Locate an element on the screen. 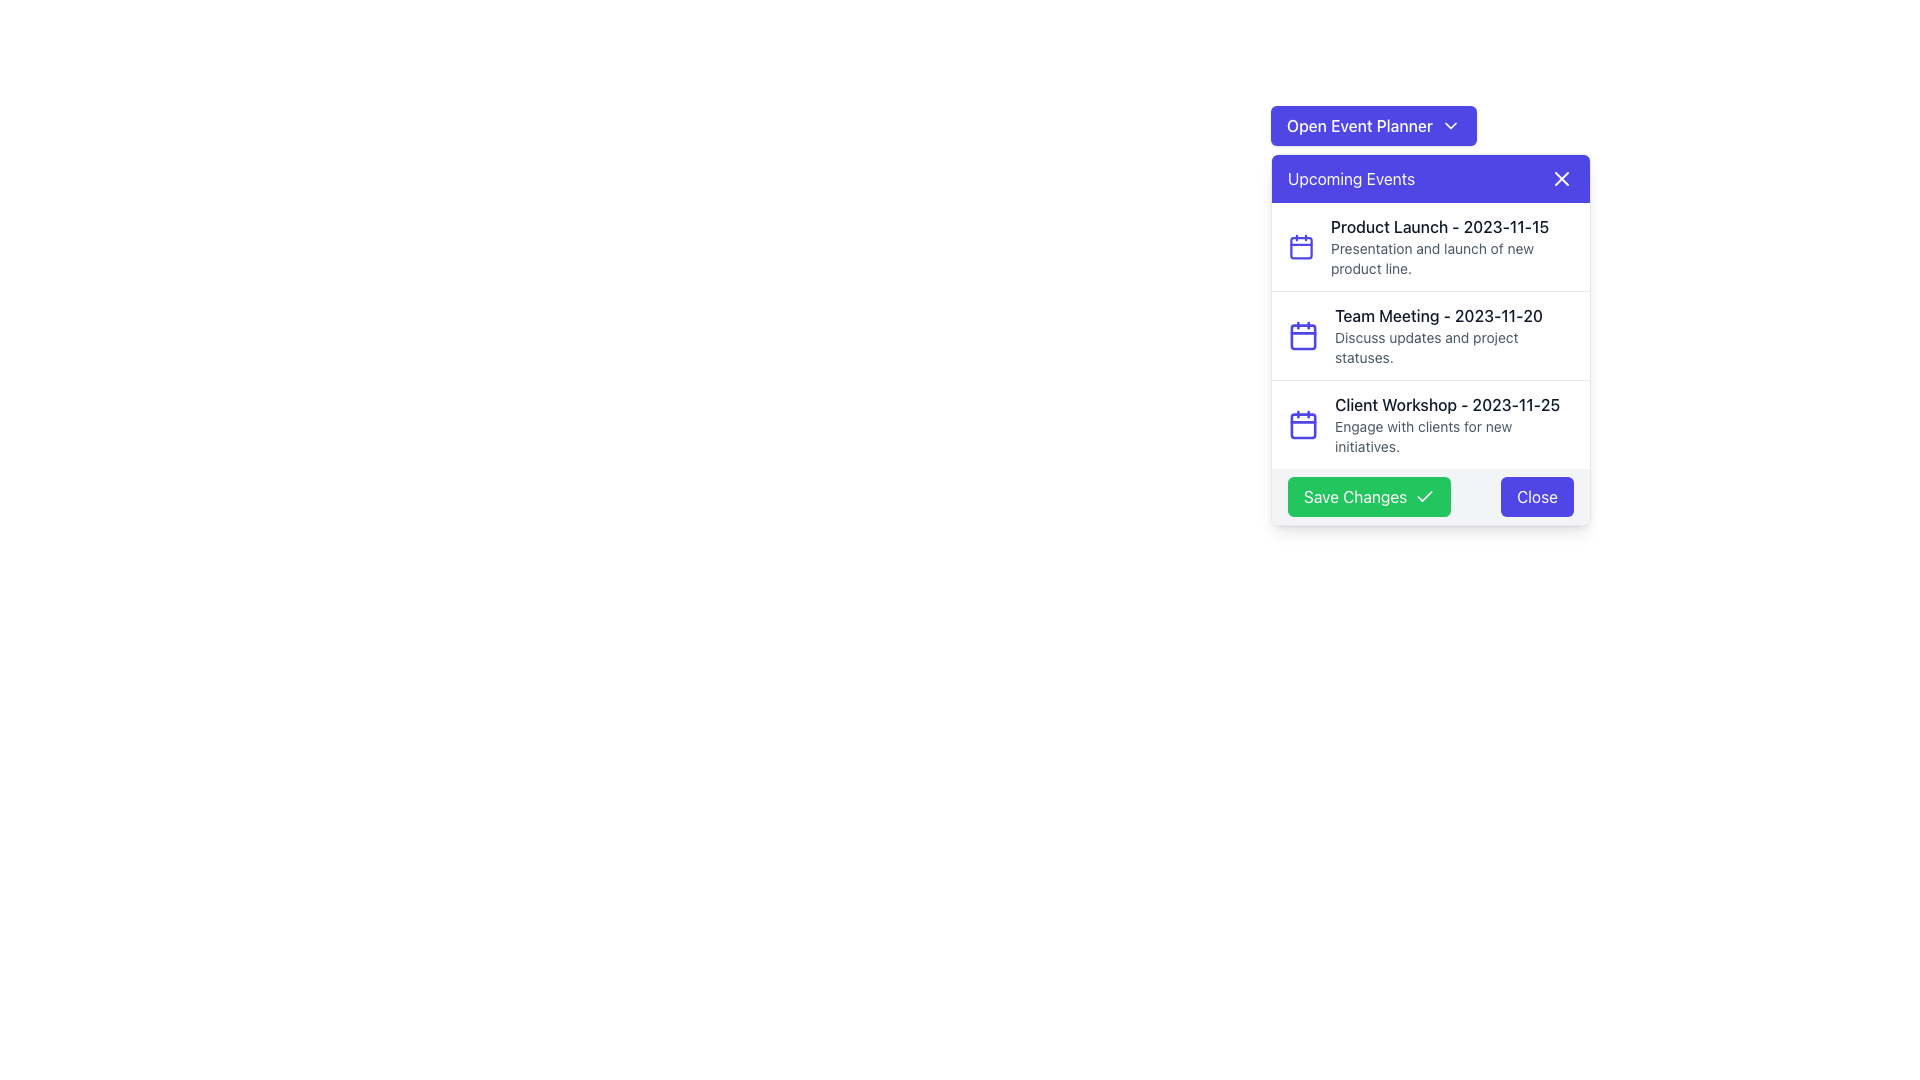 The image size is (1920, 1080). the text block displaying the title 'Client Workshop - 2023-11-25' located in the 'Upcoming Events' panel as the third item in the list is located at coordinates (1454, 423).